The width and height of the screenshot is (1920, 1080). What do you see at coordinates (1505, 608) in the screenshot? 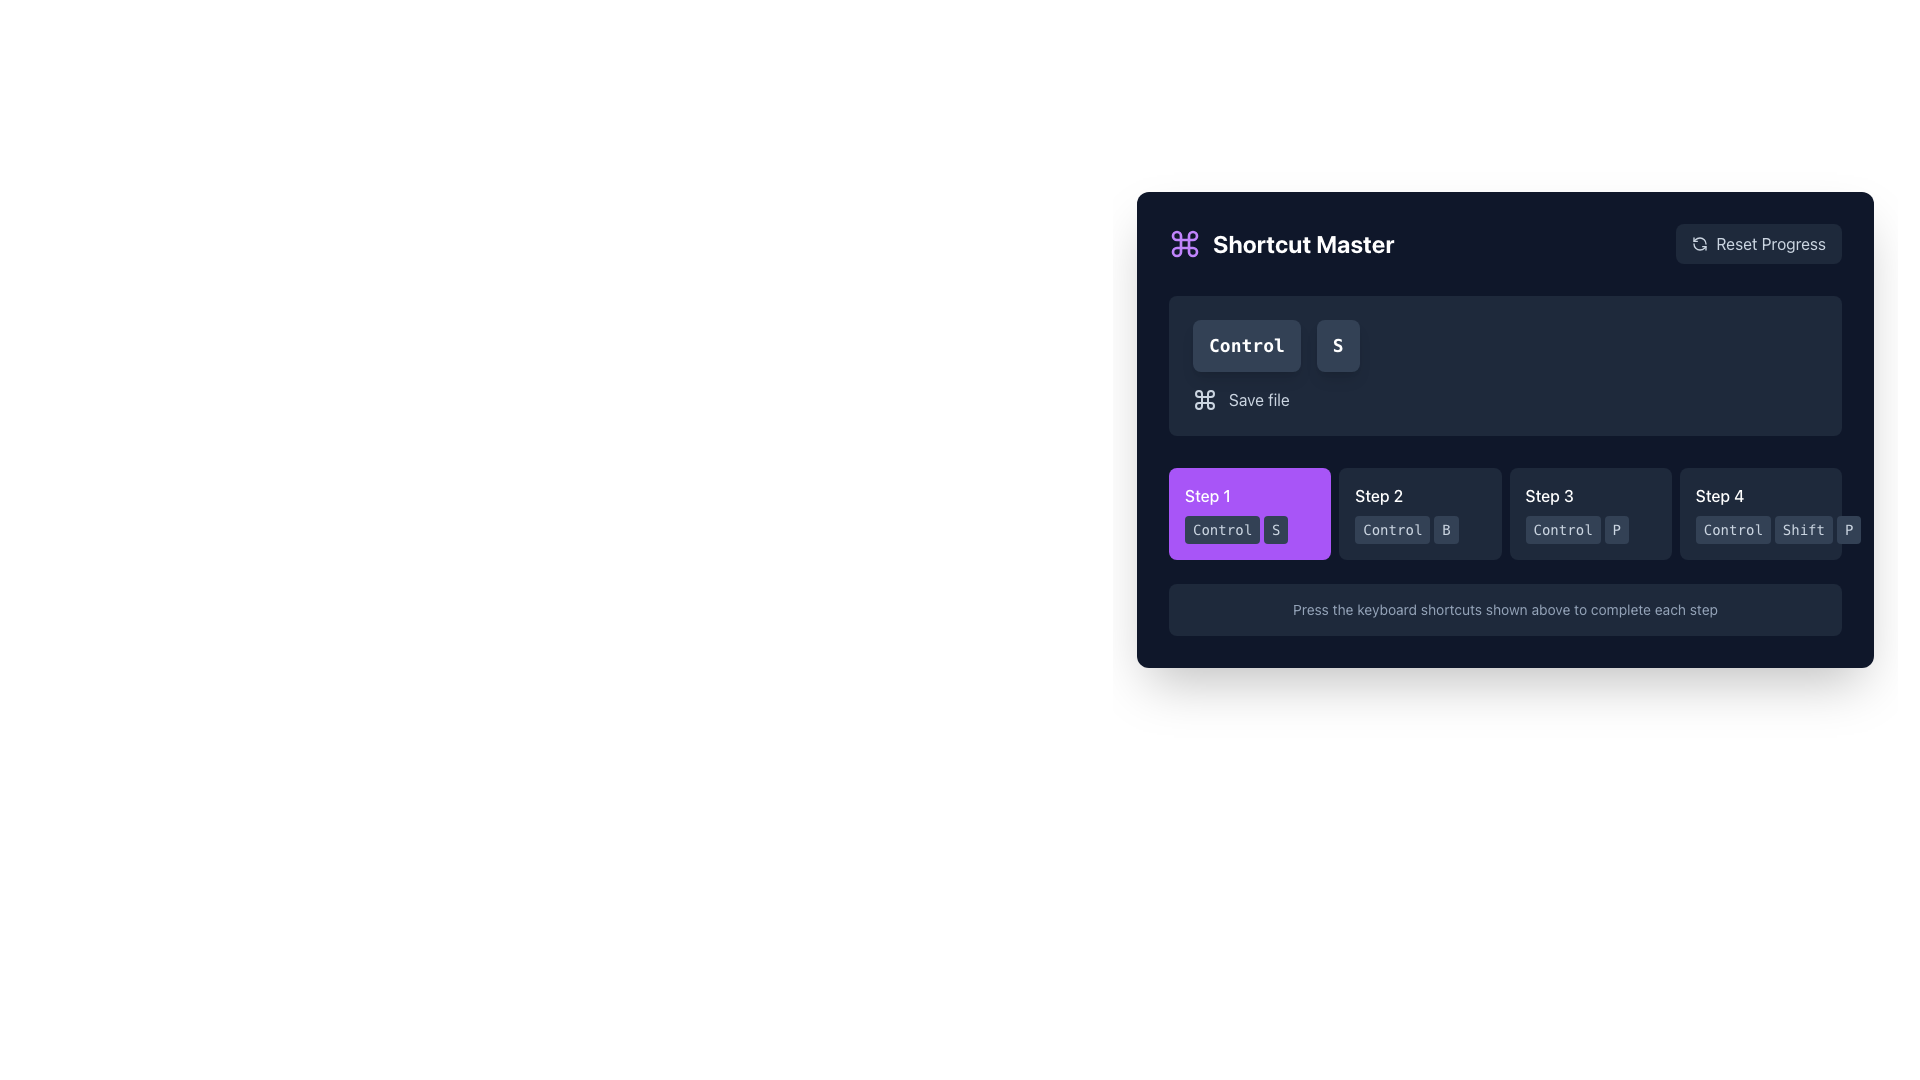
I see `instructions displayed in the text label that says 'Press the keyboard shortcuts shown above to complete each step.'` at bounding box center [1505, 608].